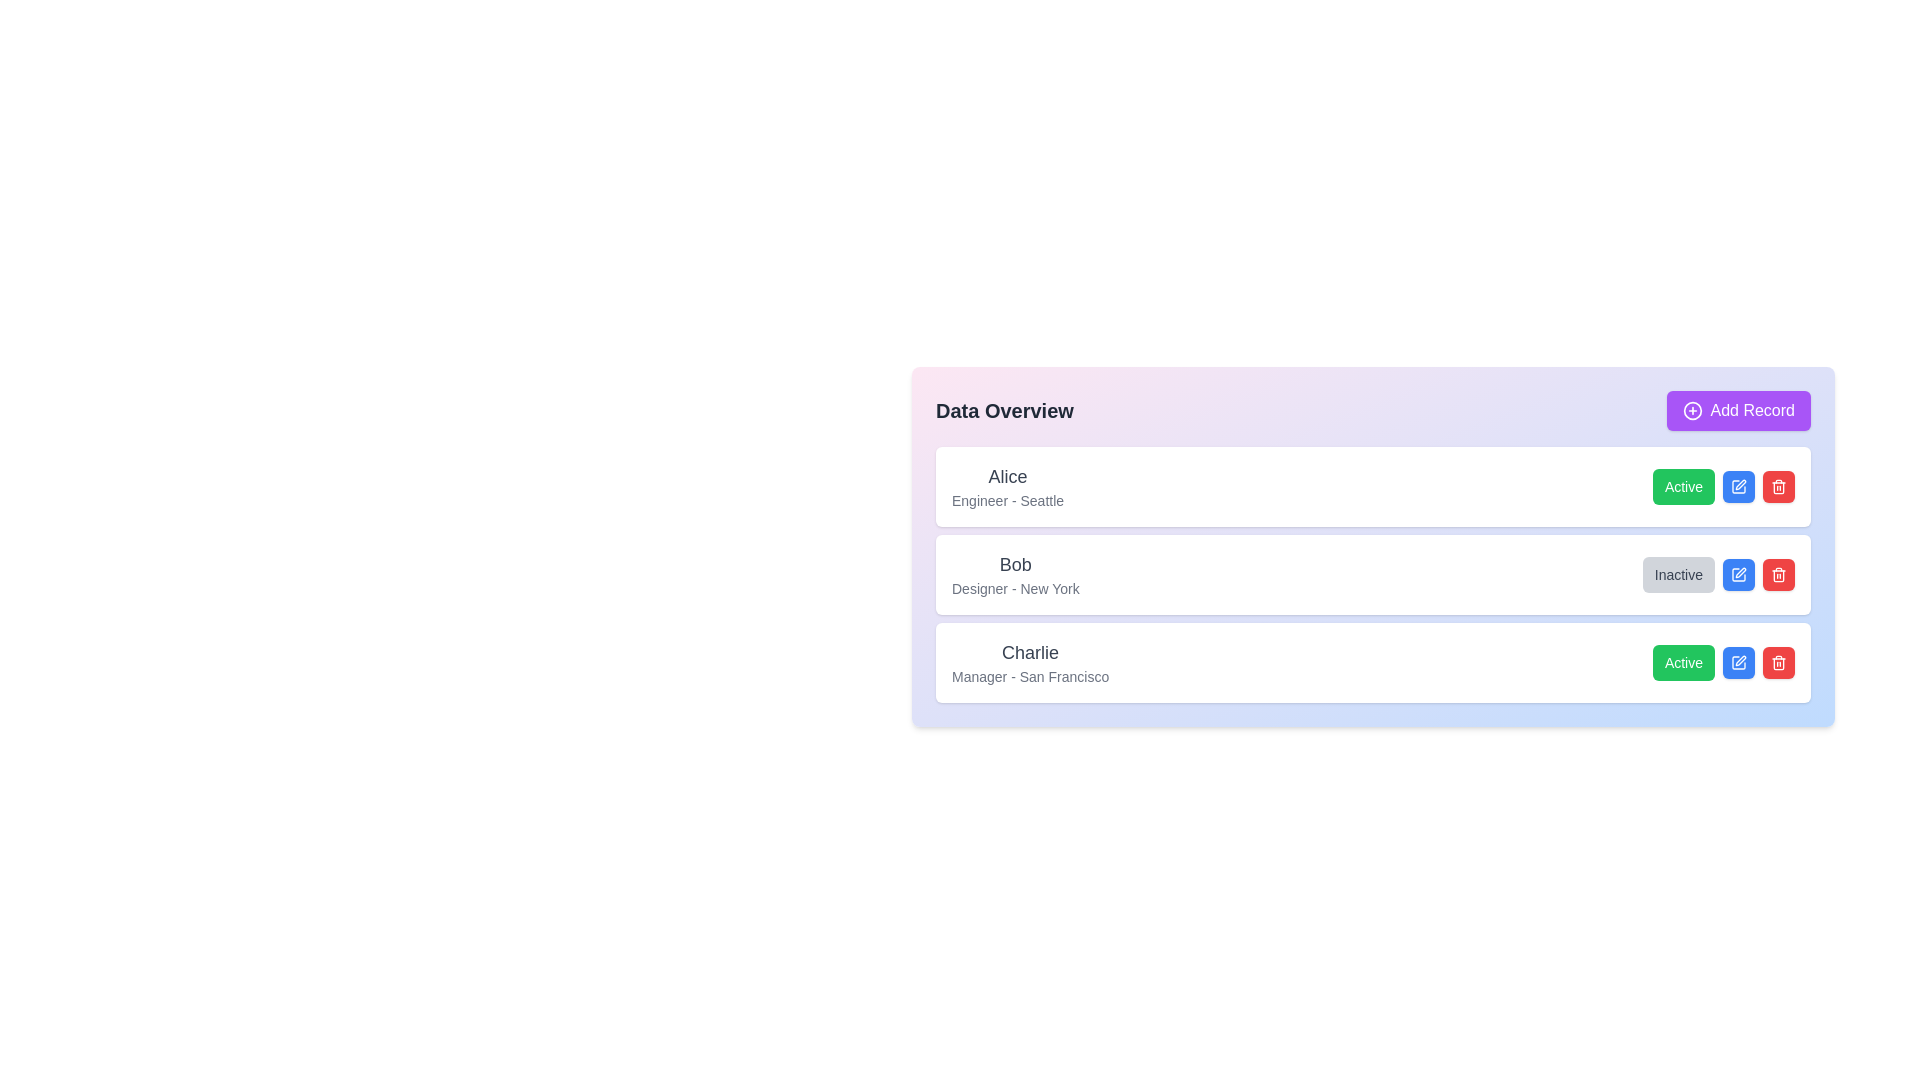 The width and height of the screenshot is (1920, 1080). What do you see at coordinates (1737, 574) in the screenshot?
I see `the edit button for the user 'Bob' located in the second row of the user table in the 'Data Overview' section` at bounding box center [1737, 574].